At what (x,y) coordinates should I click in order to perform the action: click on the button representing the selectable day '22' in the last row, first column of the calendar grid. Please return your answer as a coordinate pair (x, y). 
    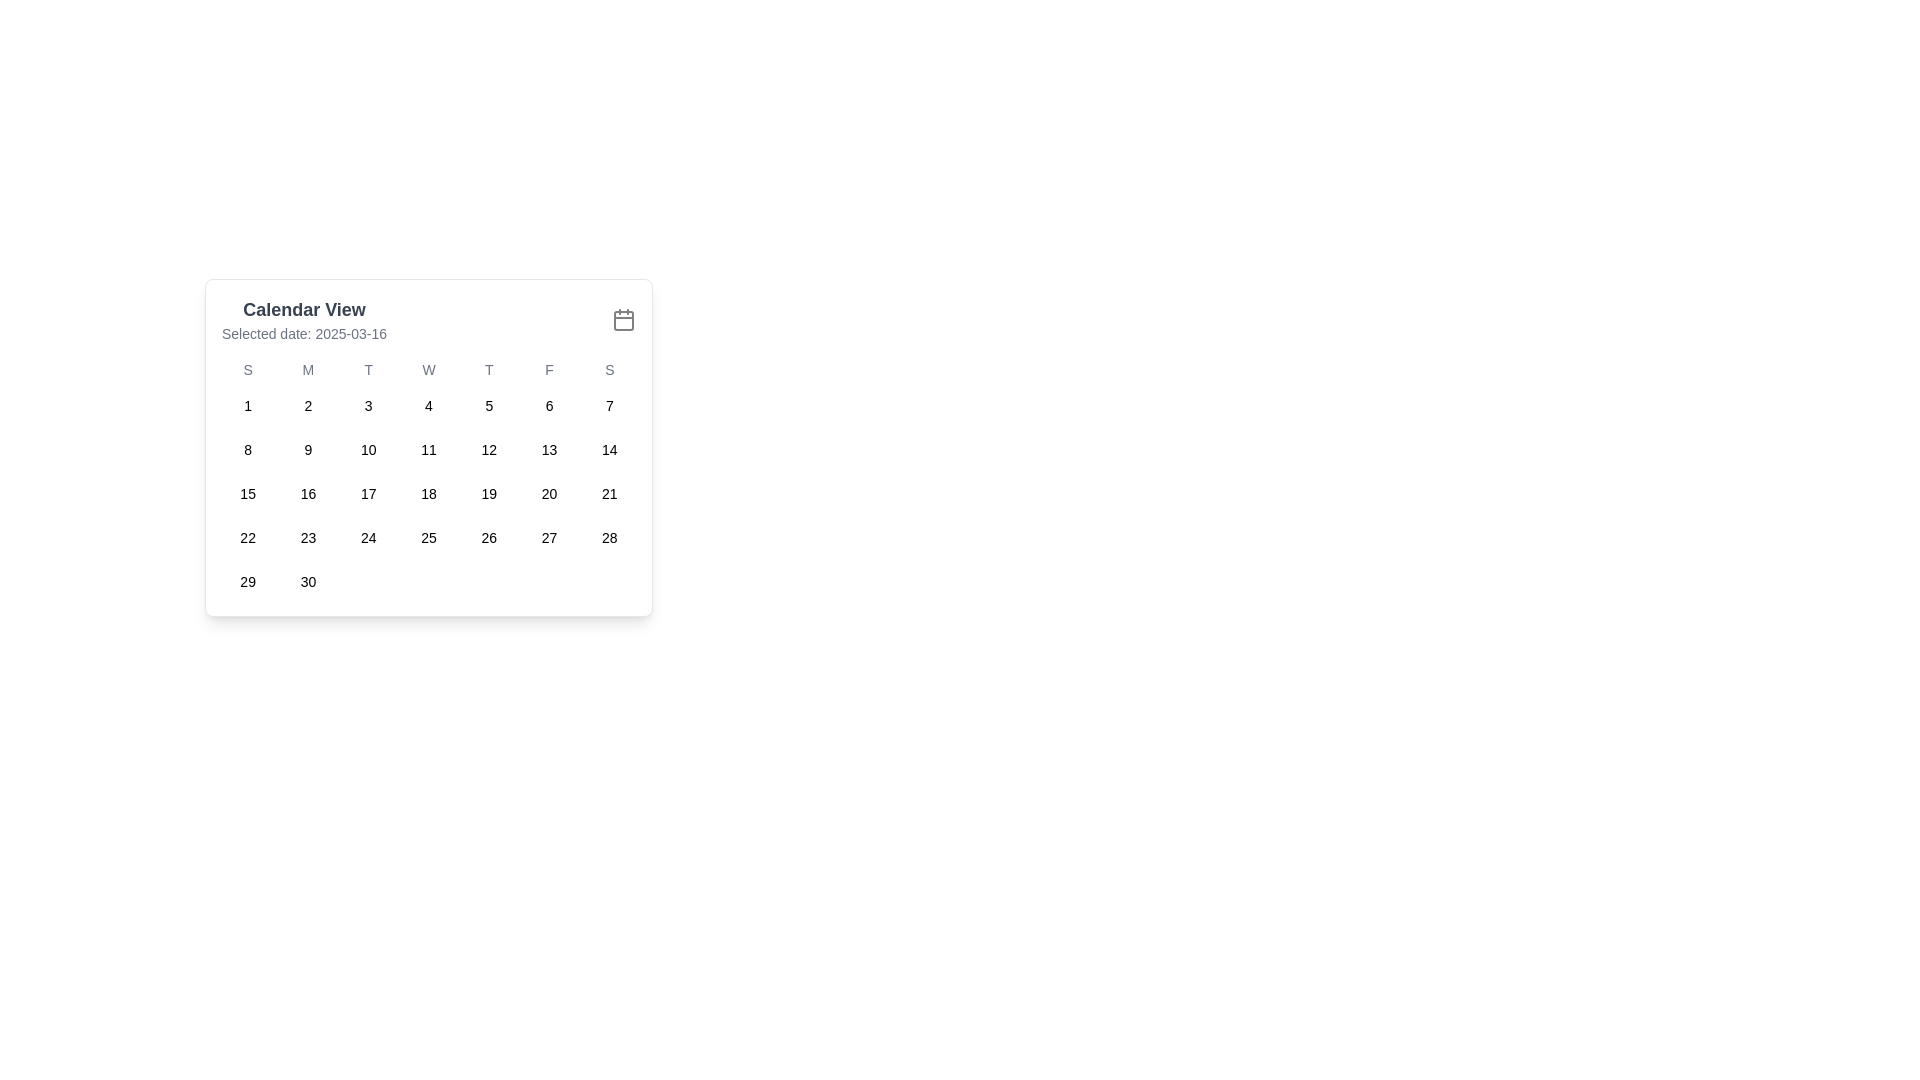
    Looking at the image, I should click on (247, 536).